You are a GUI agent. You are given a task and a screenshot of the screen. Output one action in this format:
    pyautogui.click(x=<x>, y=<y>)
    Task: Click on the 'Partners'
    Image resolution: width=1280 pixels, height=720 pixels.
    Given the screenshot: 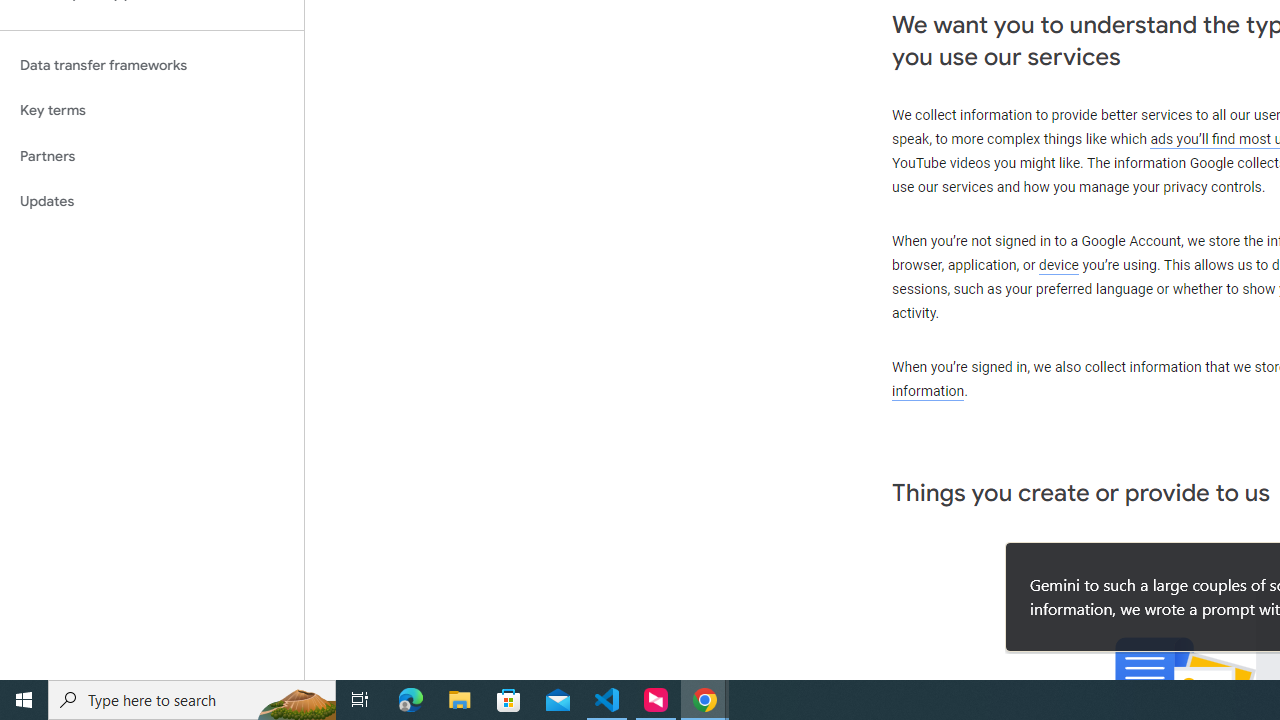 What is the action you would take?
    pyautogui.click(x=151, y=155)
    